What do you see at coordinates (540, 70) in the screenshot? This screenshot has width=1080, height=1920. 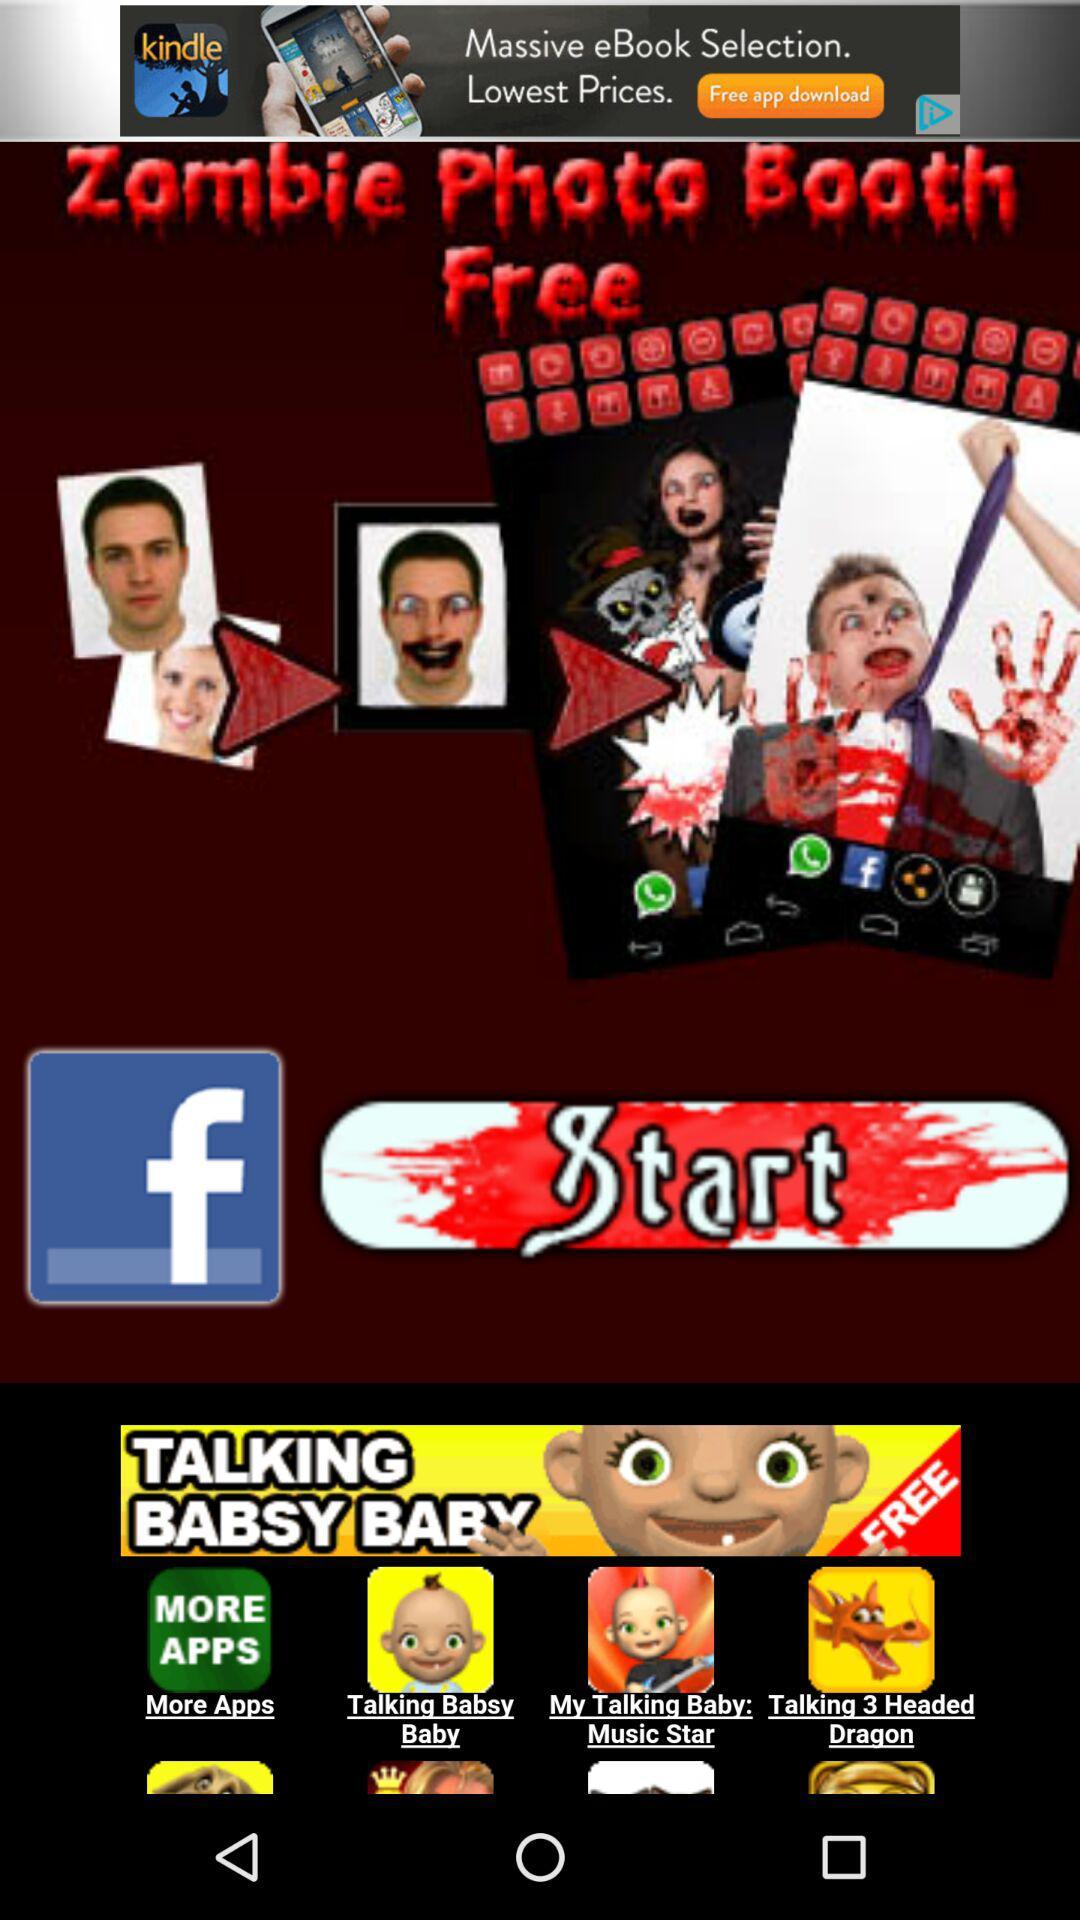 I see `kindle app download page` at bounding box center [540, 70].